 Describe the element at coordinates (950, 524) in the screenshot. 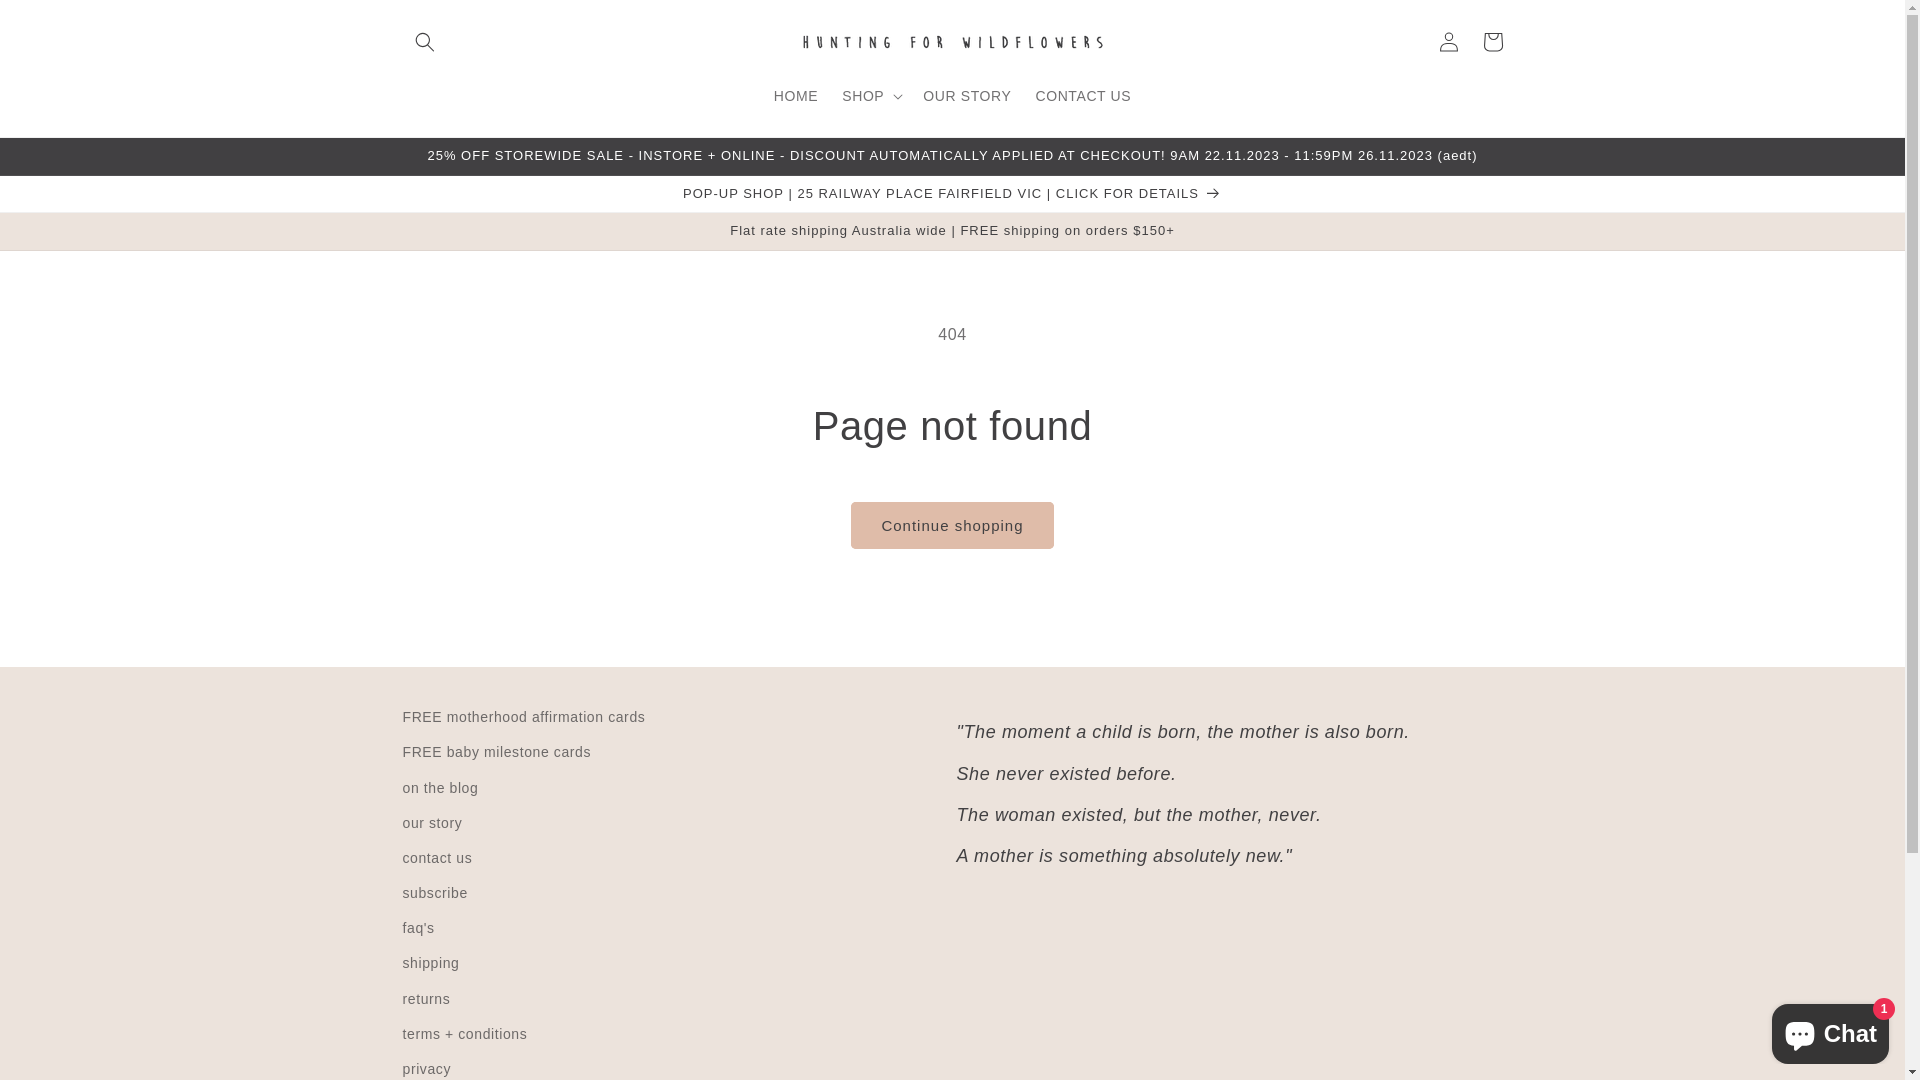

I see `'Continue shopping'` at that location.